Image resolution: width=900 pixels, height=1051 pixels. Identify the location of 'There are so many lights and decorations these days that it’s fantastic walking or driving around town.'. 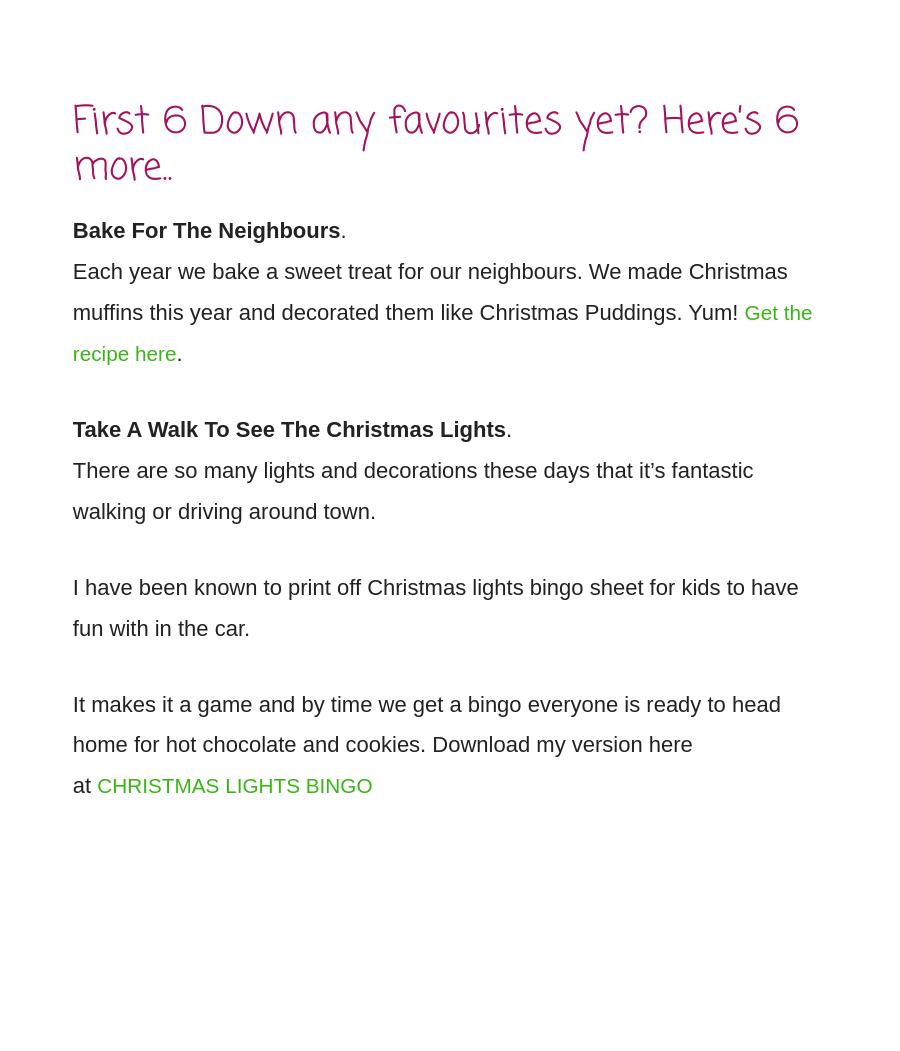
(412, 476).